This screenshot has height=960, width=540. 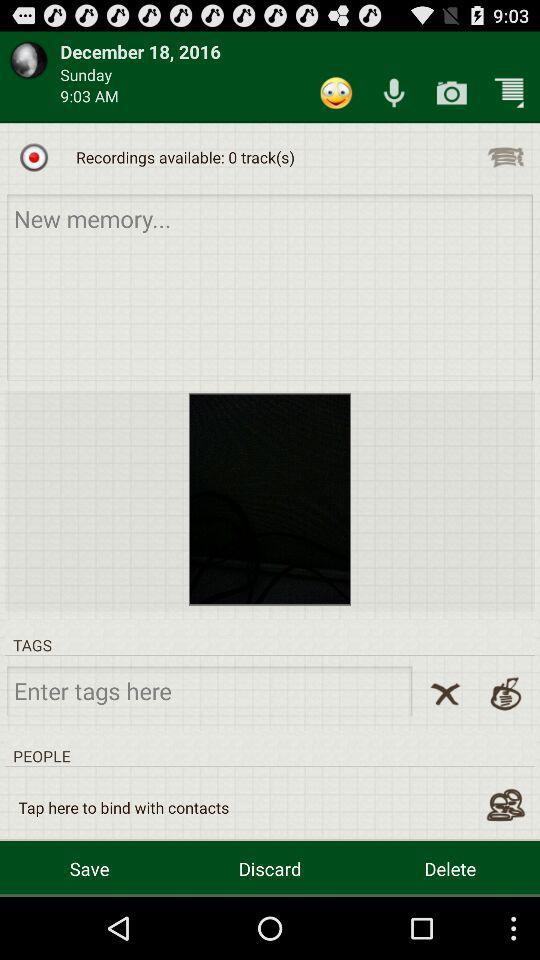 What do you see at coordinates (270, 286) in the screenshot?
I see `a memory` at bounding box center [270, 286].